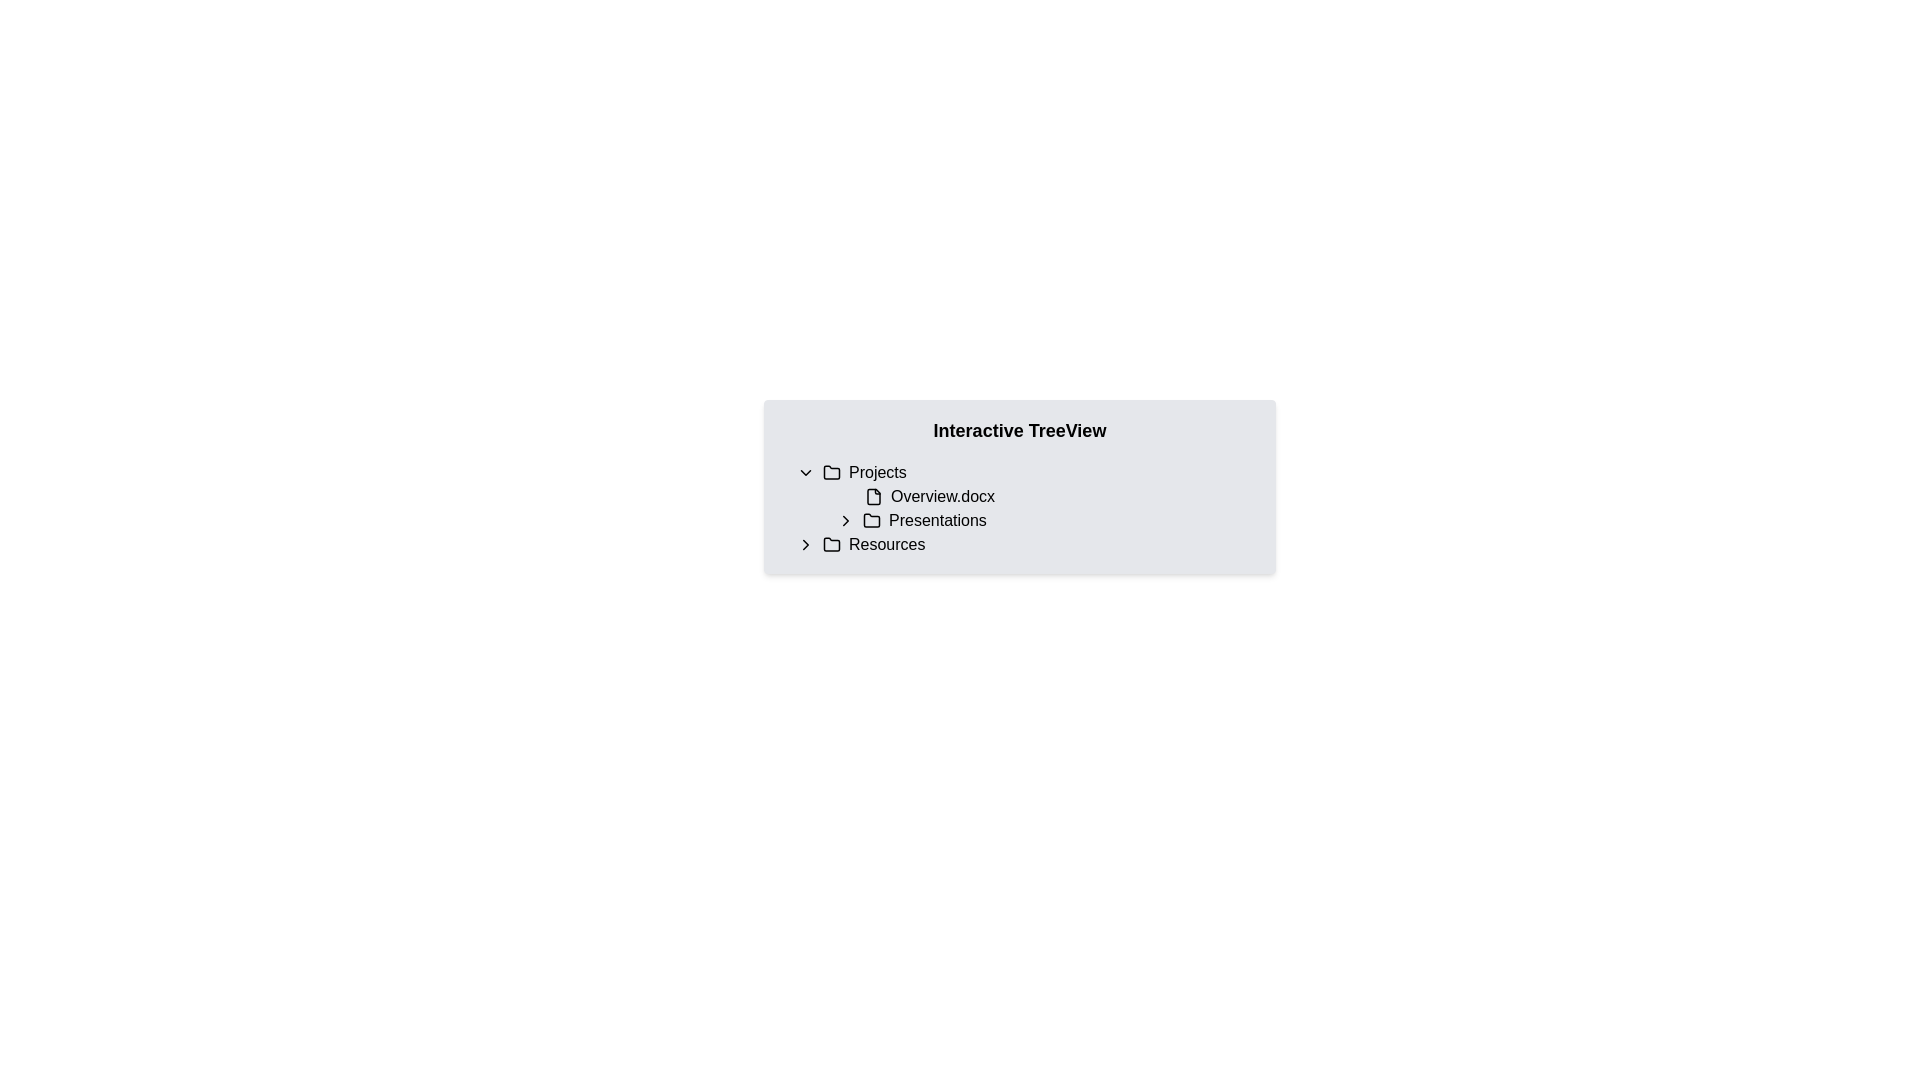 The image size is (1920, 1080). What do you see at coordinates (806, 473) in the screenshot?
I see `the chevron icon that serves as a dropdown indicator for the 'Projects' folder in the tree view` at bounding box center [806, 473].